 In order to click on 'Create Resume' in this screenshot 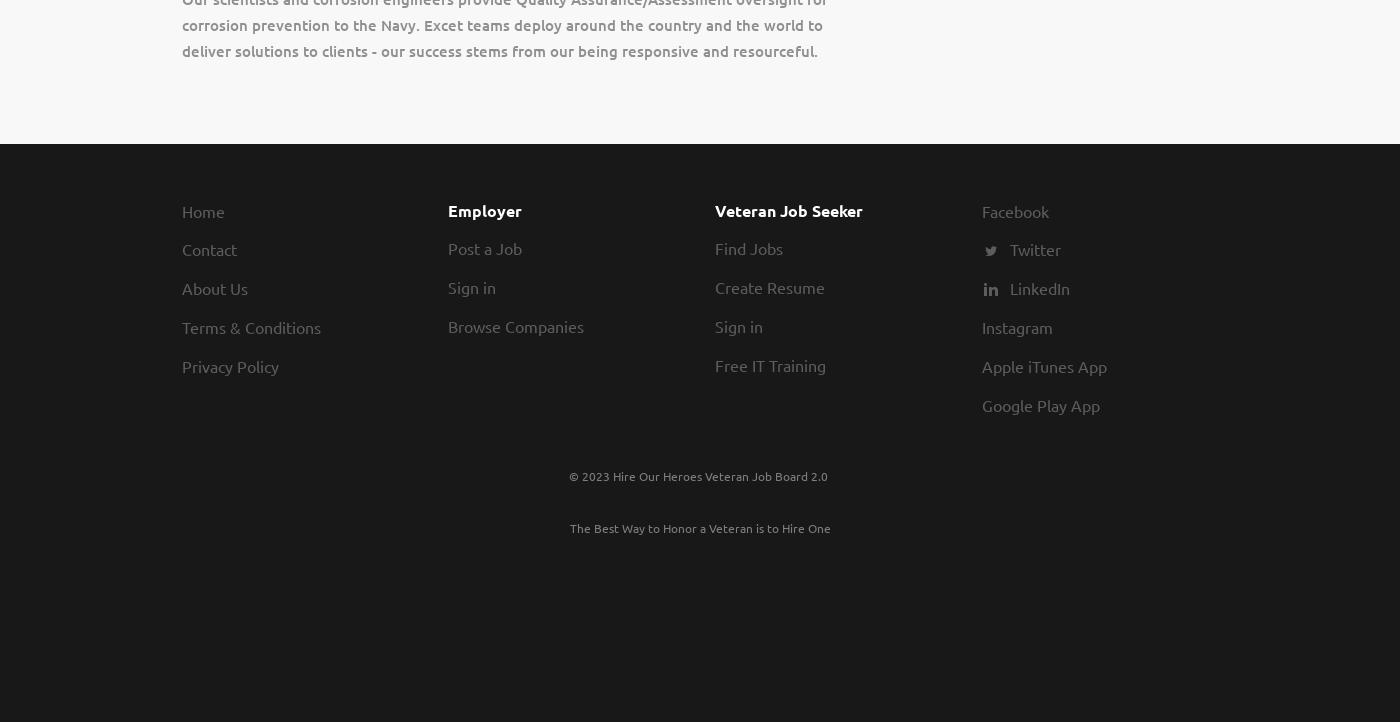, I will do `click(770, 286)`.